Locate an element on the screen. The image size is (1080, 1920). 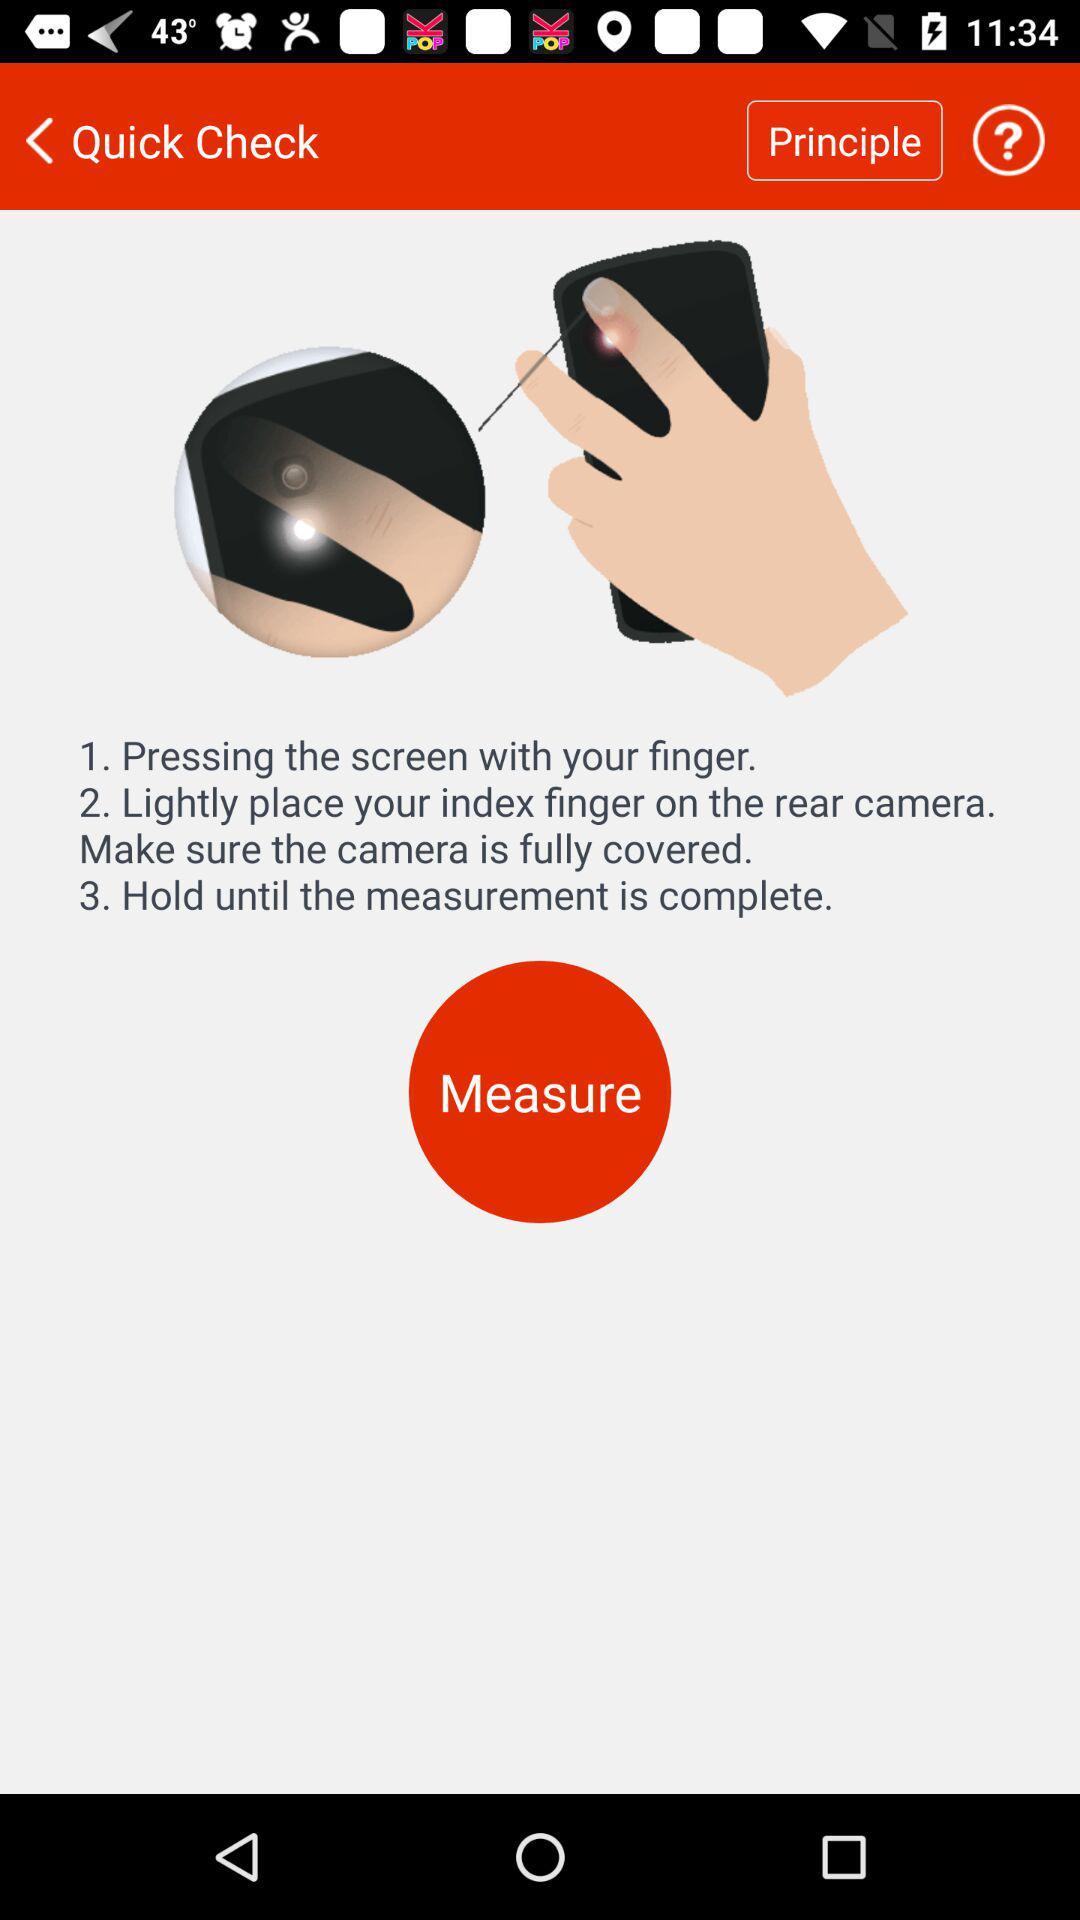
icon below the 1 pressing the item is located at coordinates (540, 1091).